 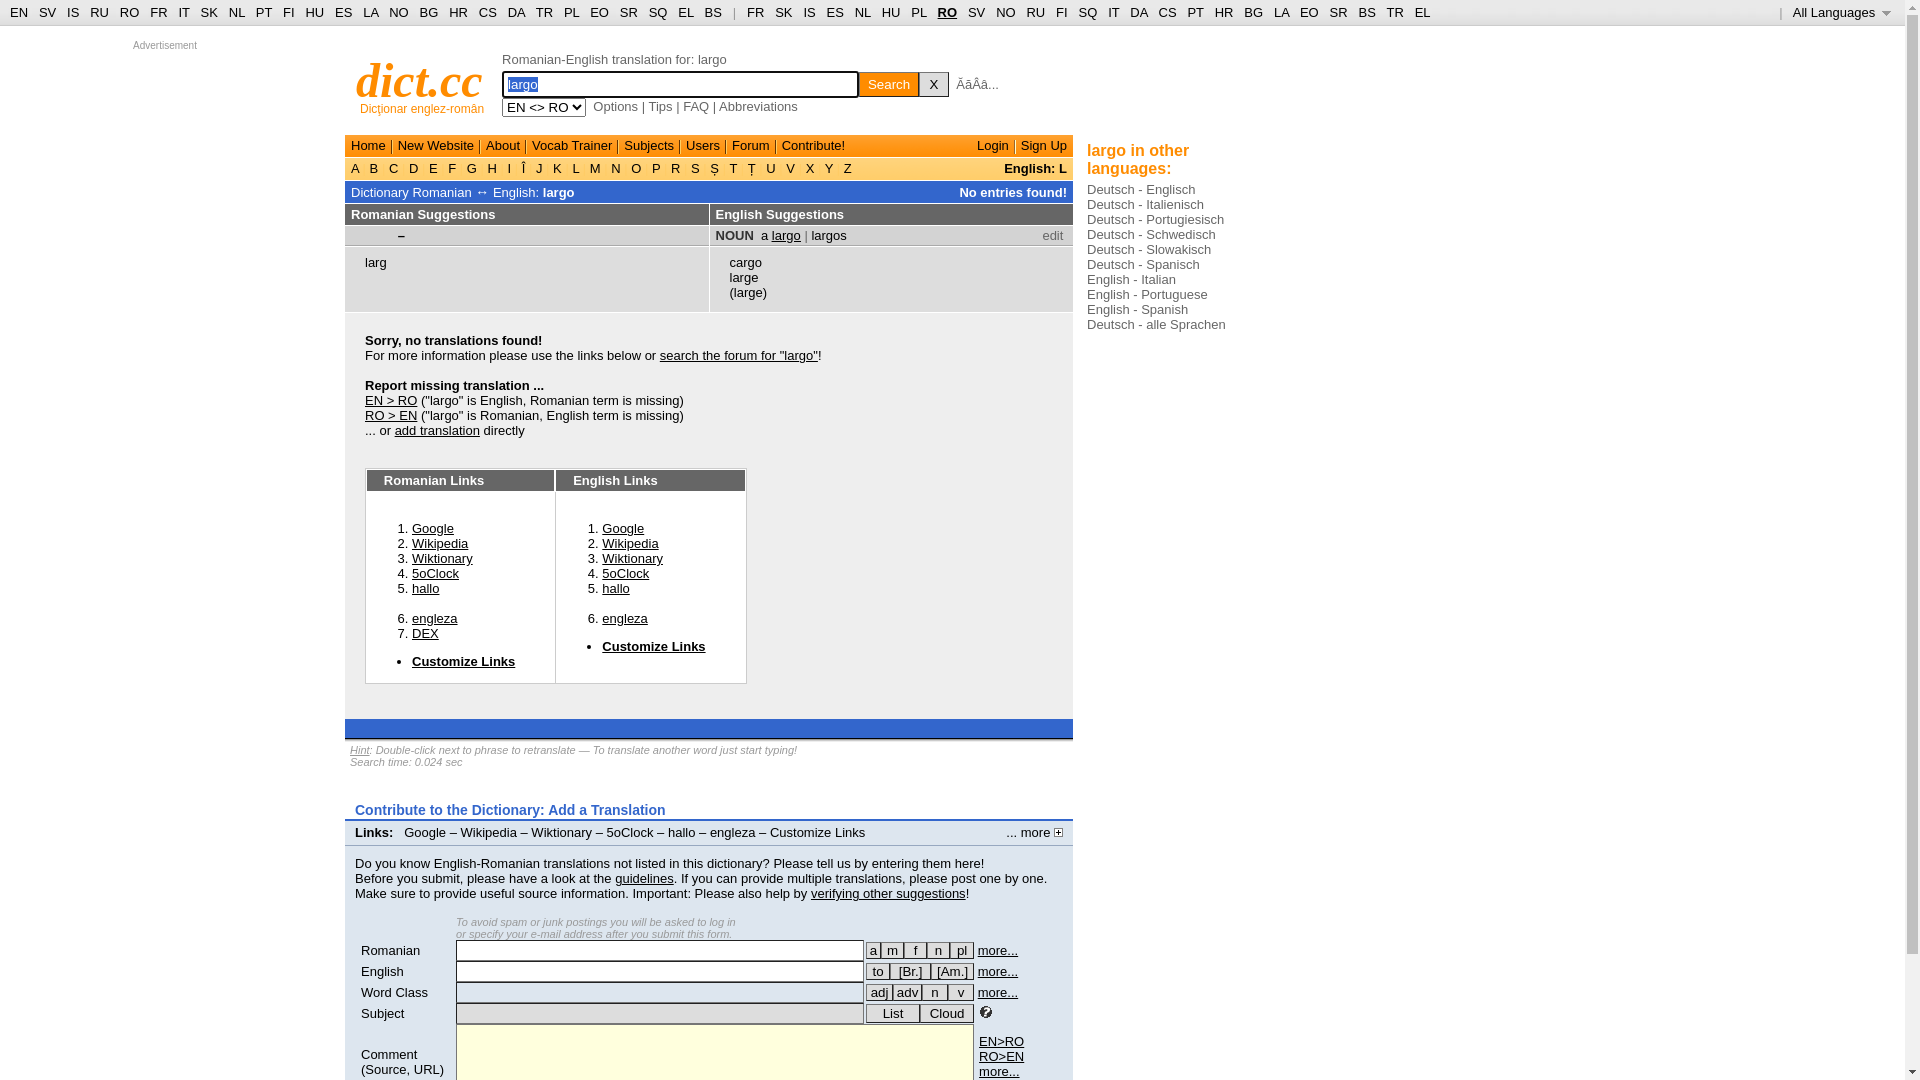 I want to click on 'RO', so click(x=947, y=12).